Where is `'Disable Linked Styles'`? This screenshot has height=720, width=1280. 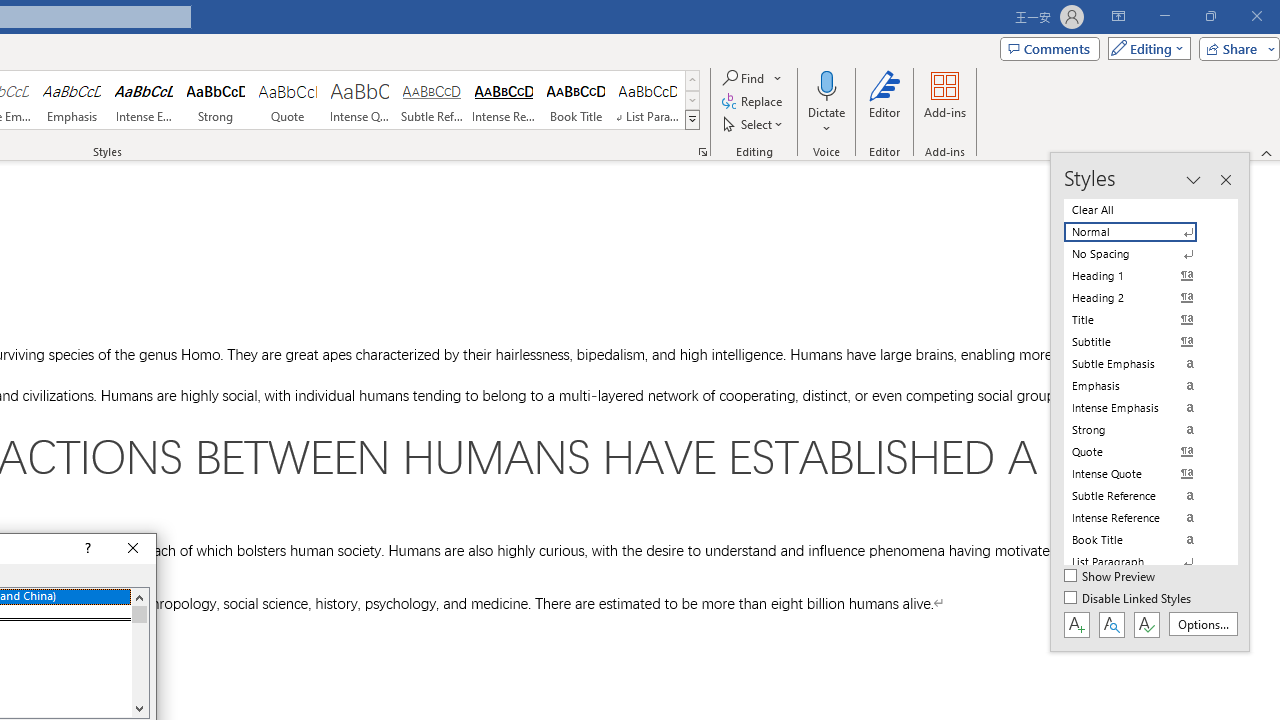 'Disable Linked Styles' is located at coordinates (1129, 598).